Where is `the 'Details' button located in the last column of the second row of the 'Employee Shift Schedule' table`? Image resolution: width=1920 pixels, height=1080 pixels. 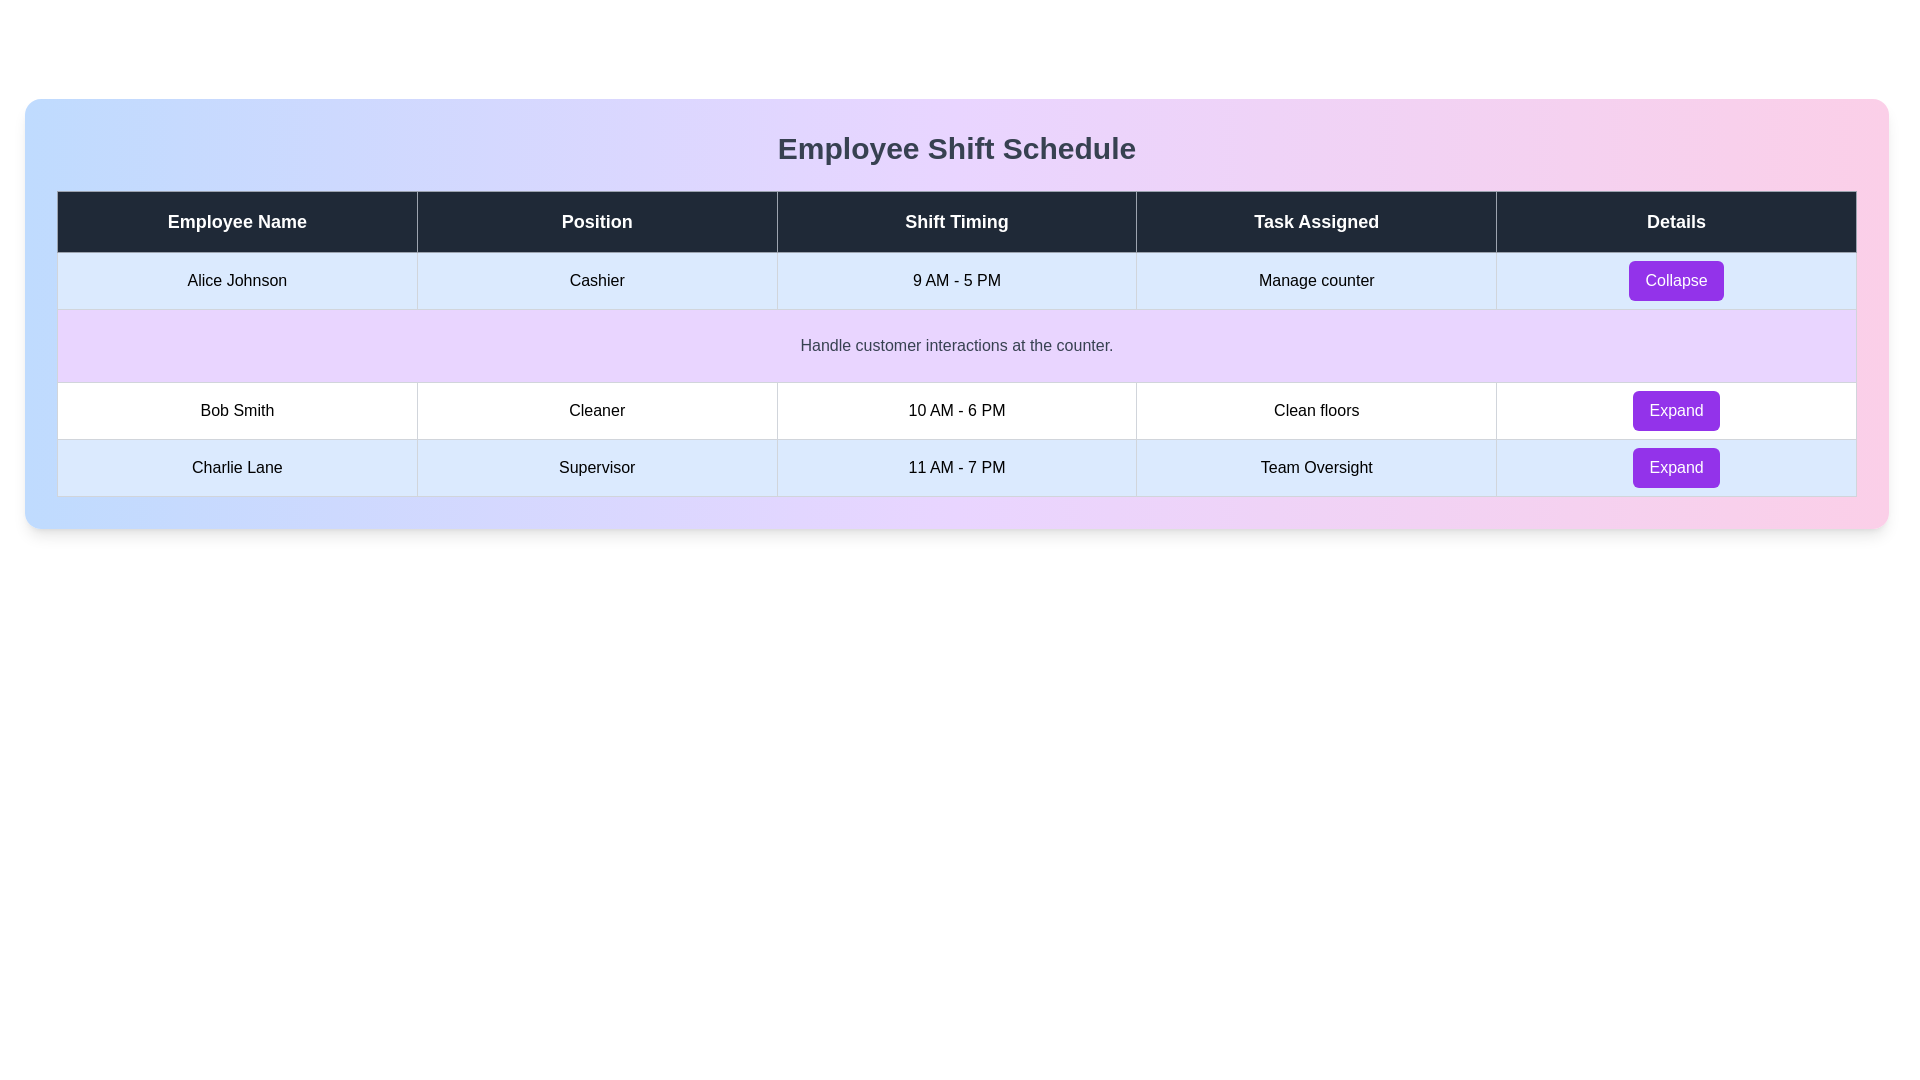 the 'Details' button located in the last column of the second row of the 'Employee Shift Schedule' table is located at coordinates (1676, 410).